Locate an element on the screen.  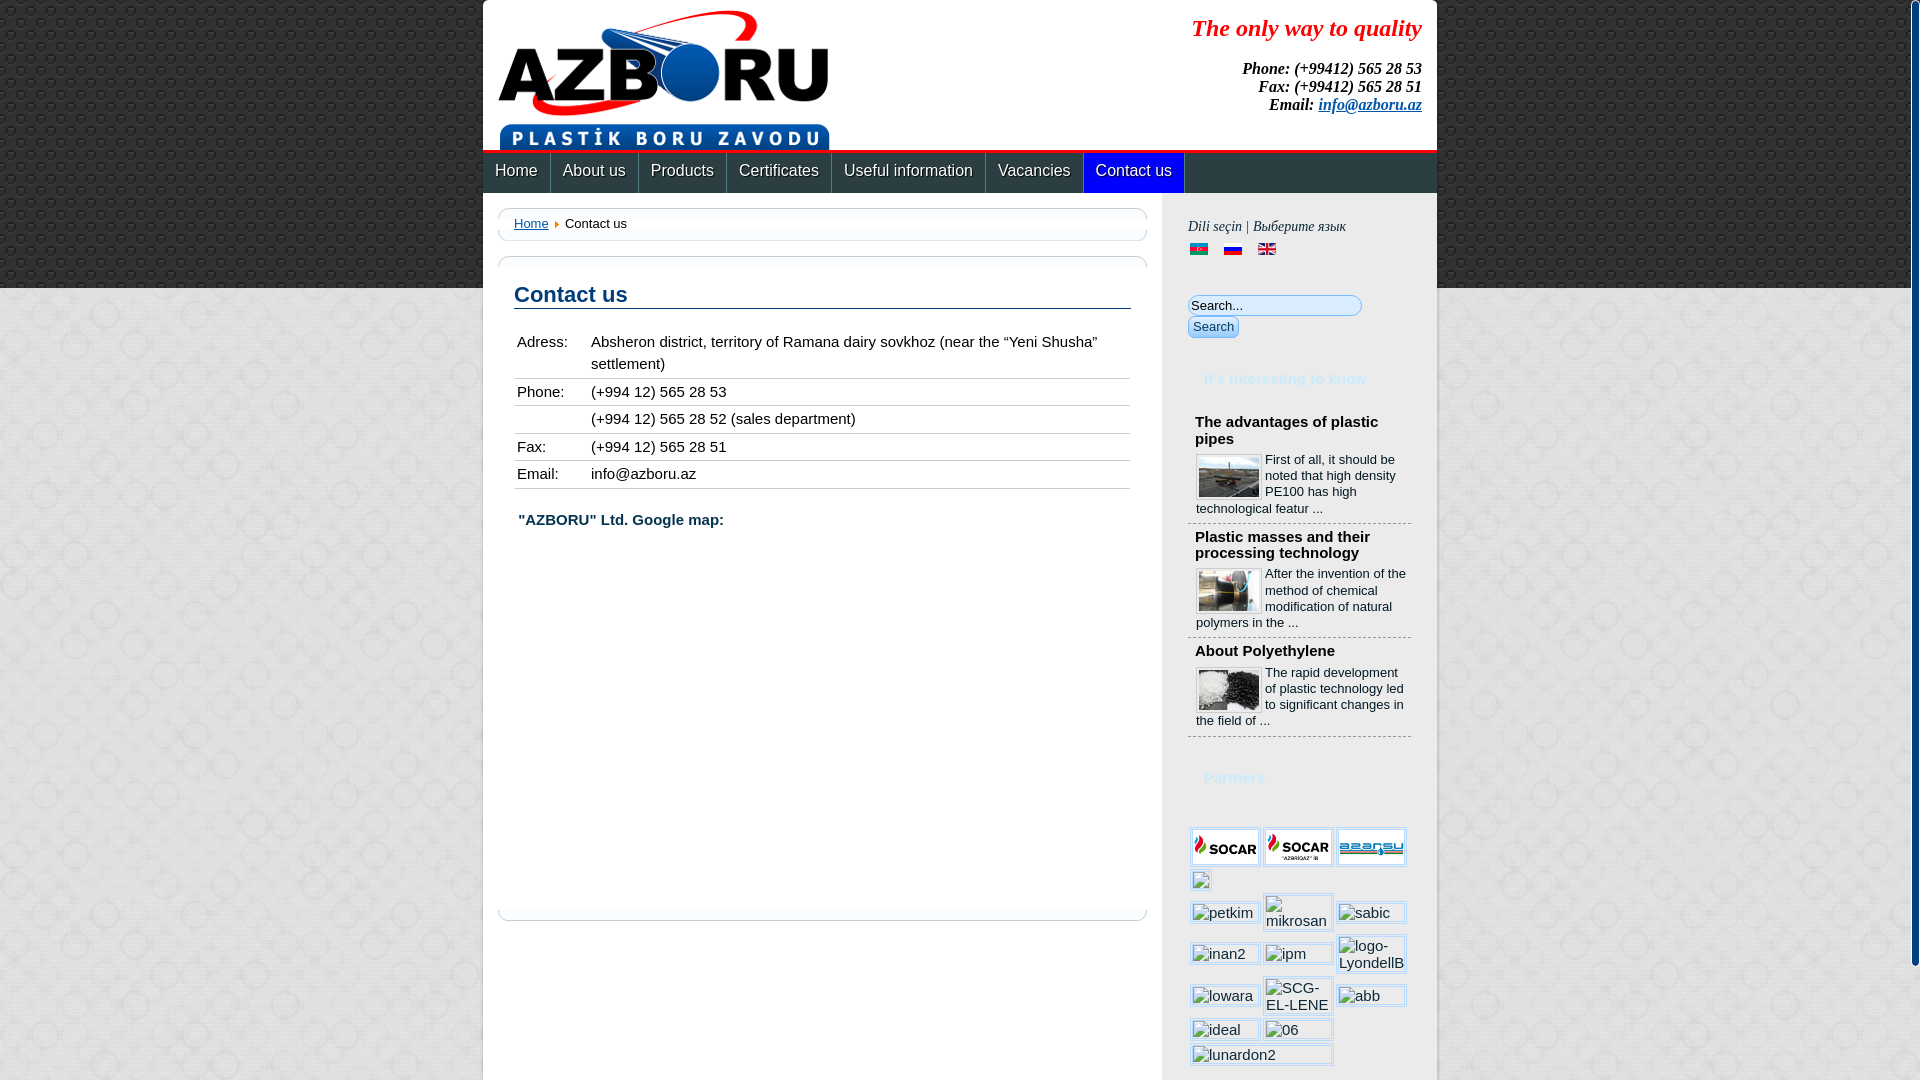
'Home' is located at coordinates (531, 223).